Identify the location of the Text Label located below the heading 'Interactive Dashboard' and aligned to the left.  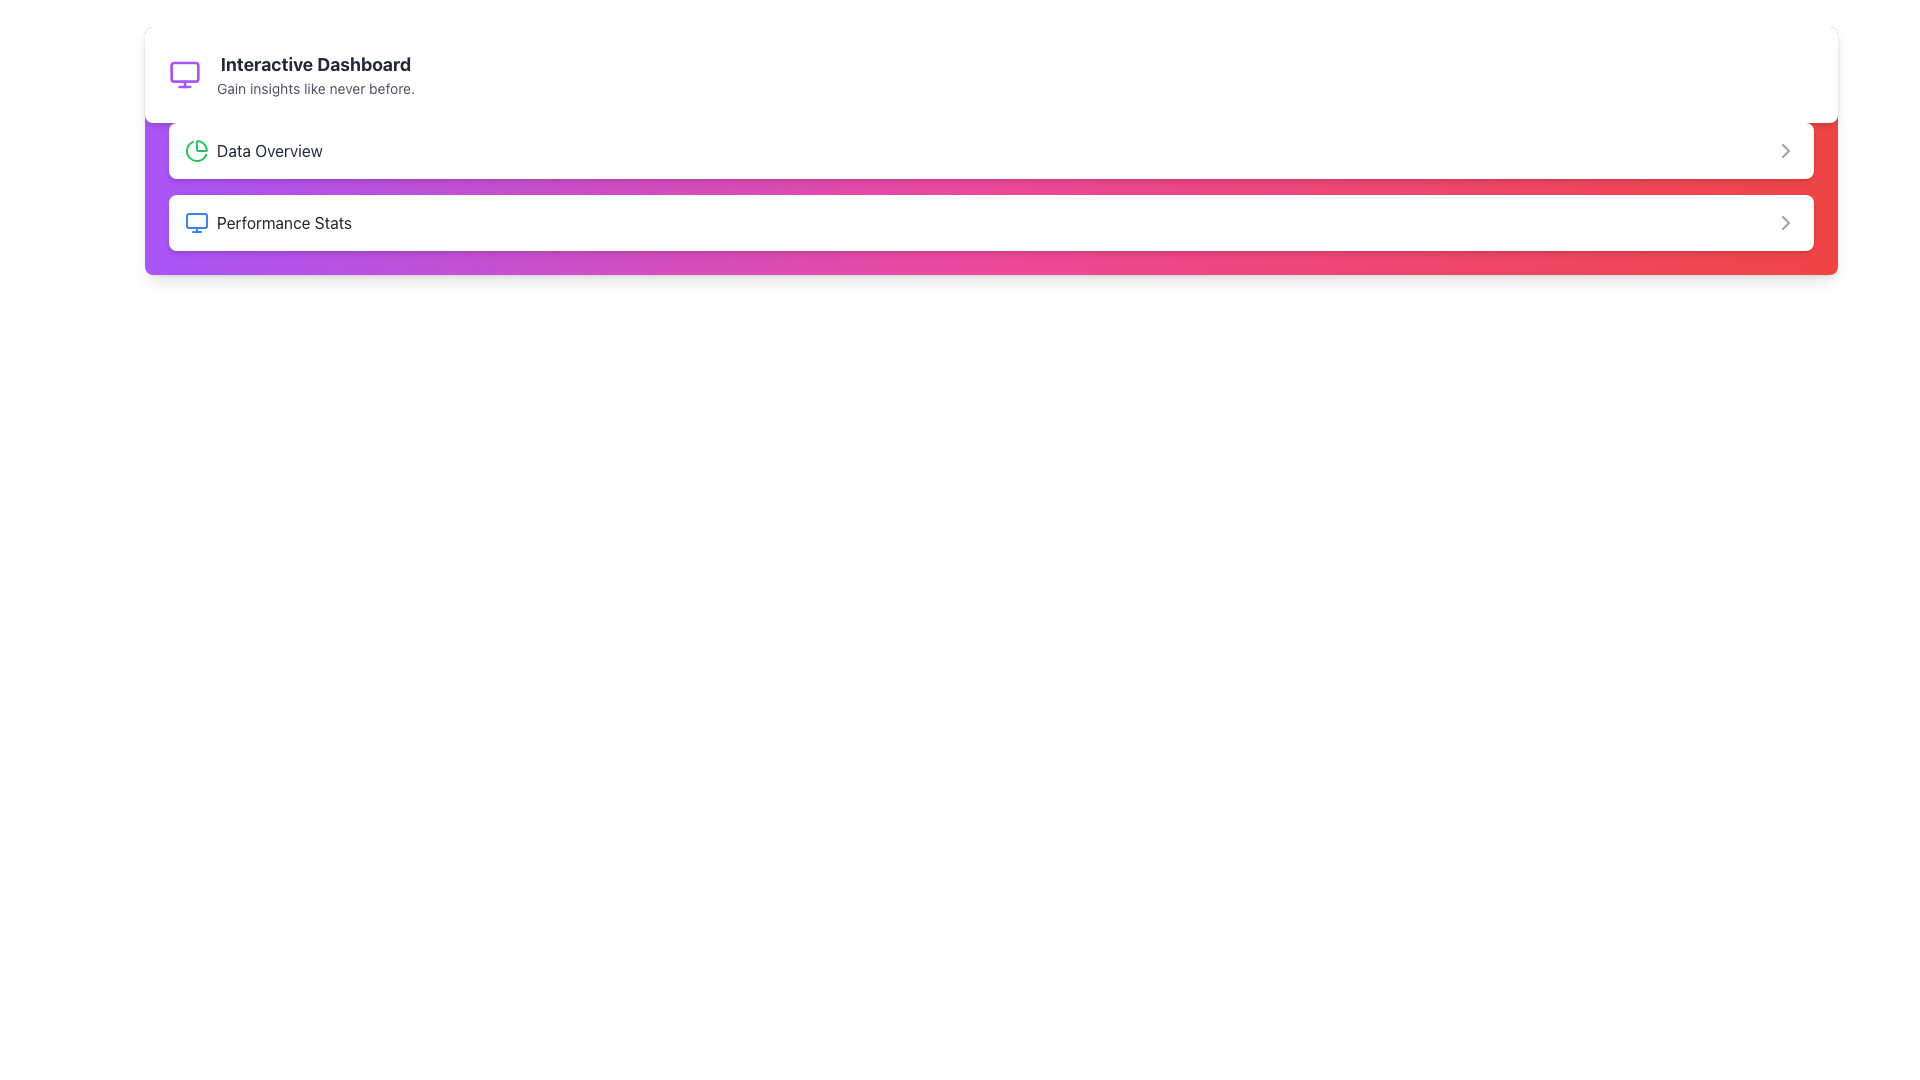
(315, 87).